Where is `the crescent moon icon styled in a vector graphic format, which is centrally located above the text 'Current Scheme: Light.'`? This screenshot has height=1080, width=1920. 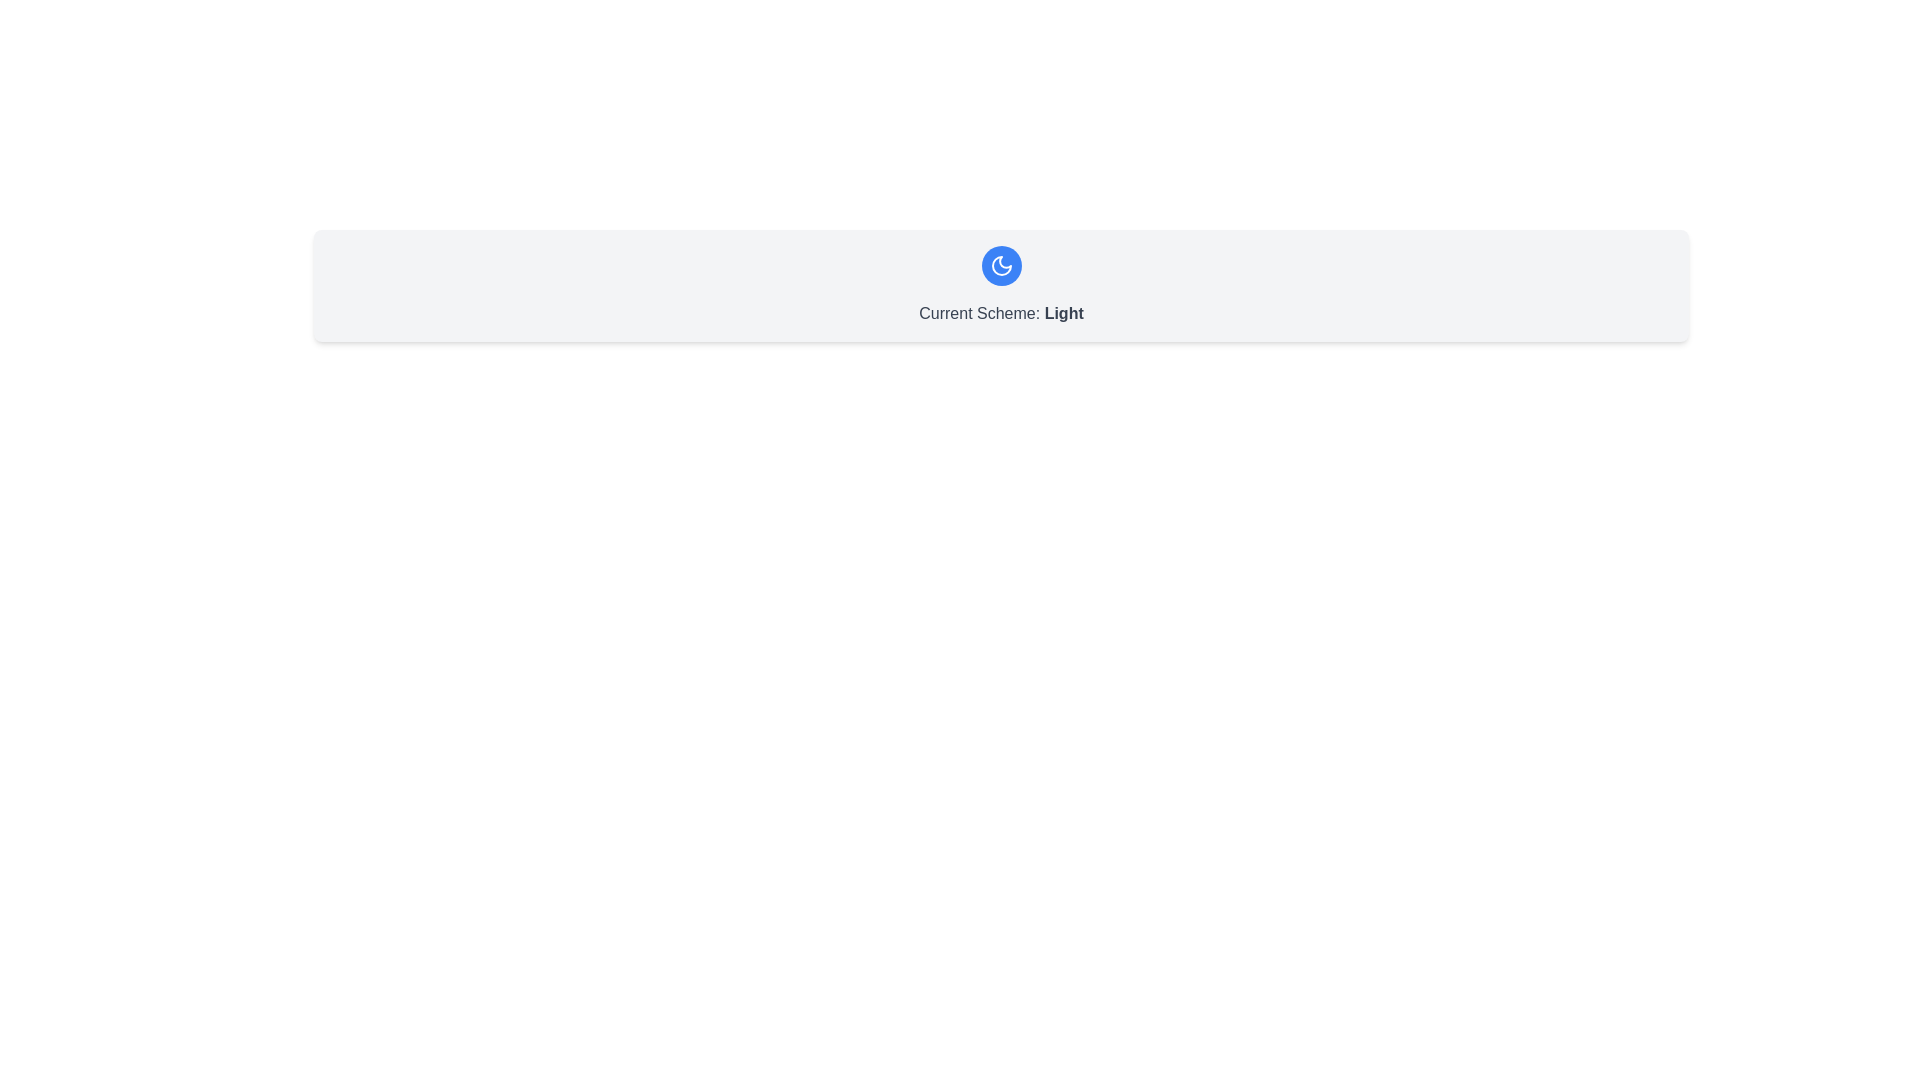 the crescent moon icon styled in a vector graphic format, which is centrally located above the text 'Current Scheme: Light.' is located at coordinates (1001, 265).